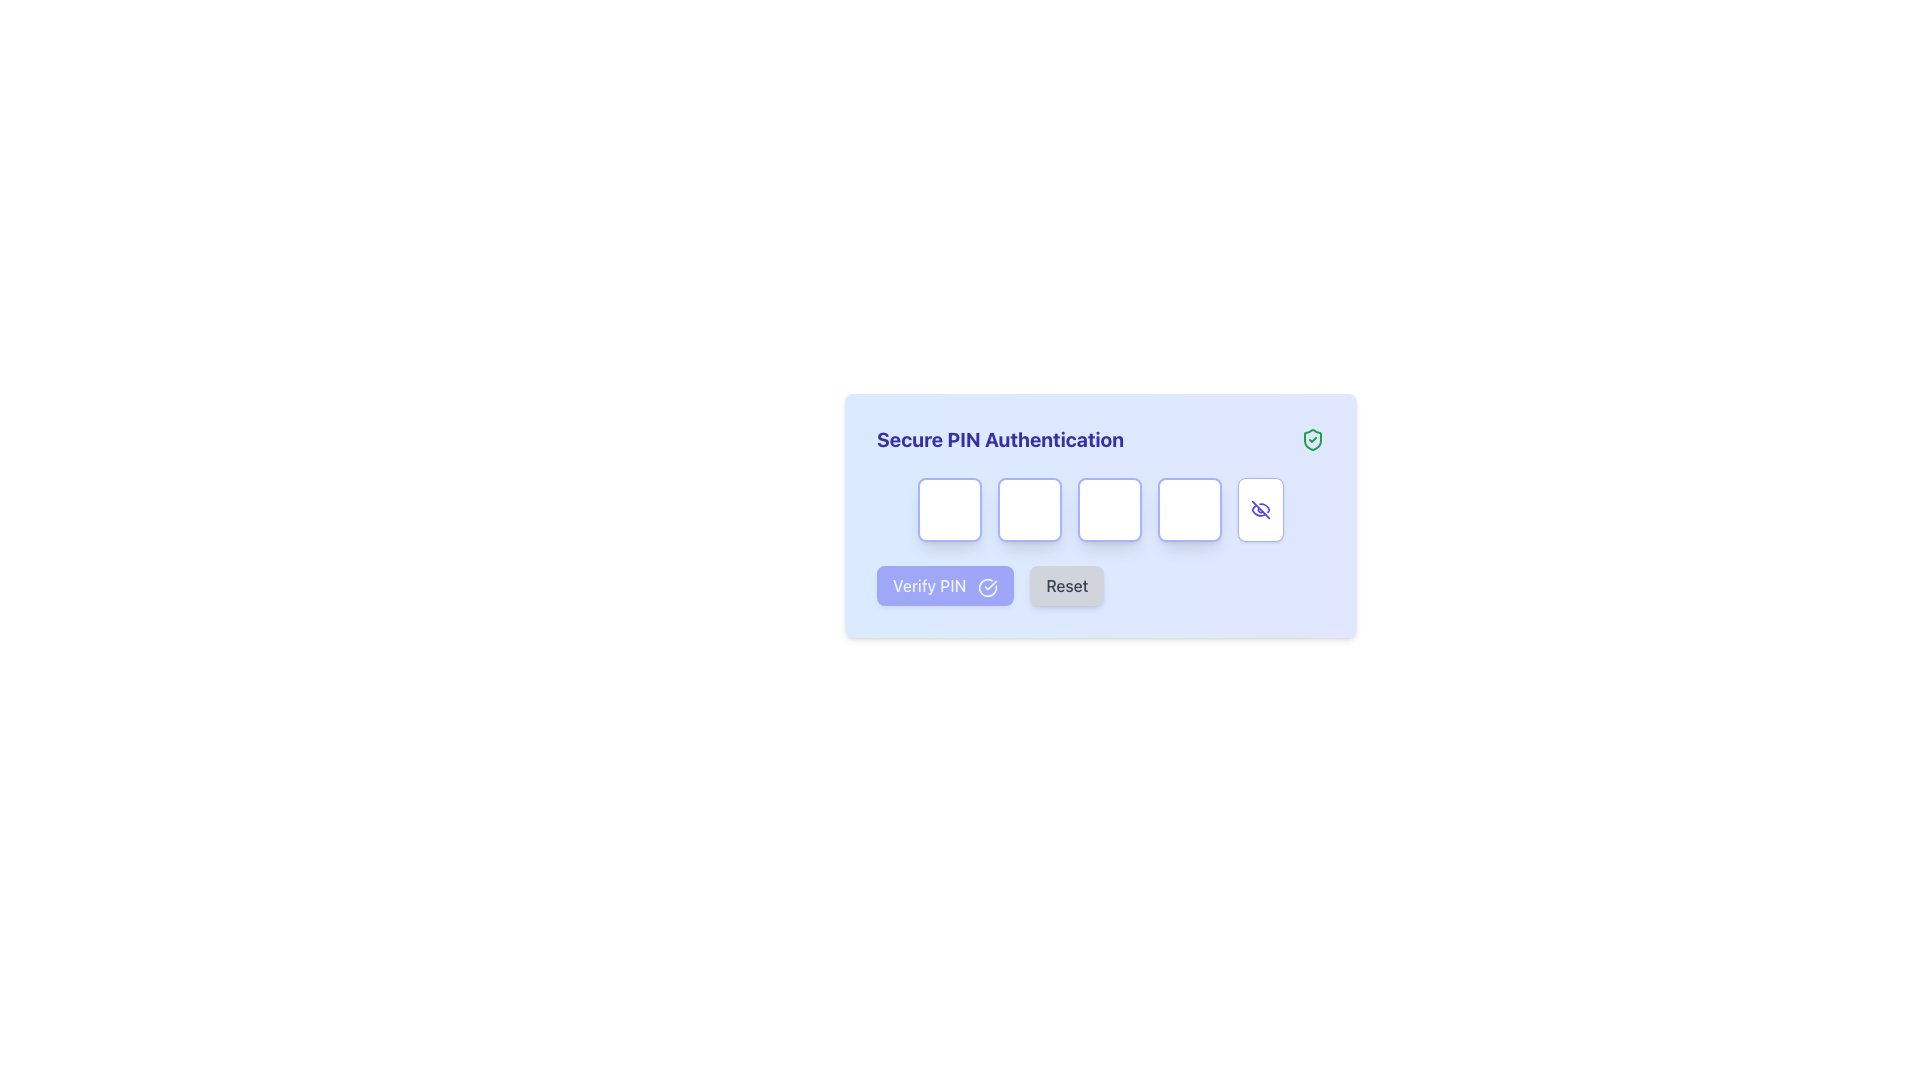 Image resolution: width=1920 pixels, height=1080 pixels. Describe the element at coordinates (1260, 508) in the screenshot. I see `the visibility toggle icon in the bottom-right section of the main interface` at that location.